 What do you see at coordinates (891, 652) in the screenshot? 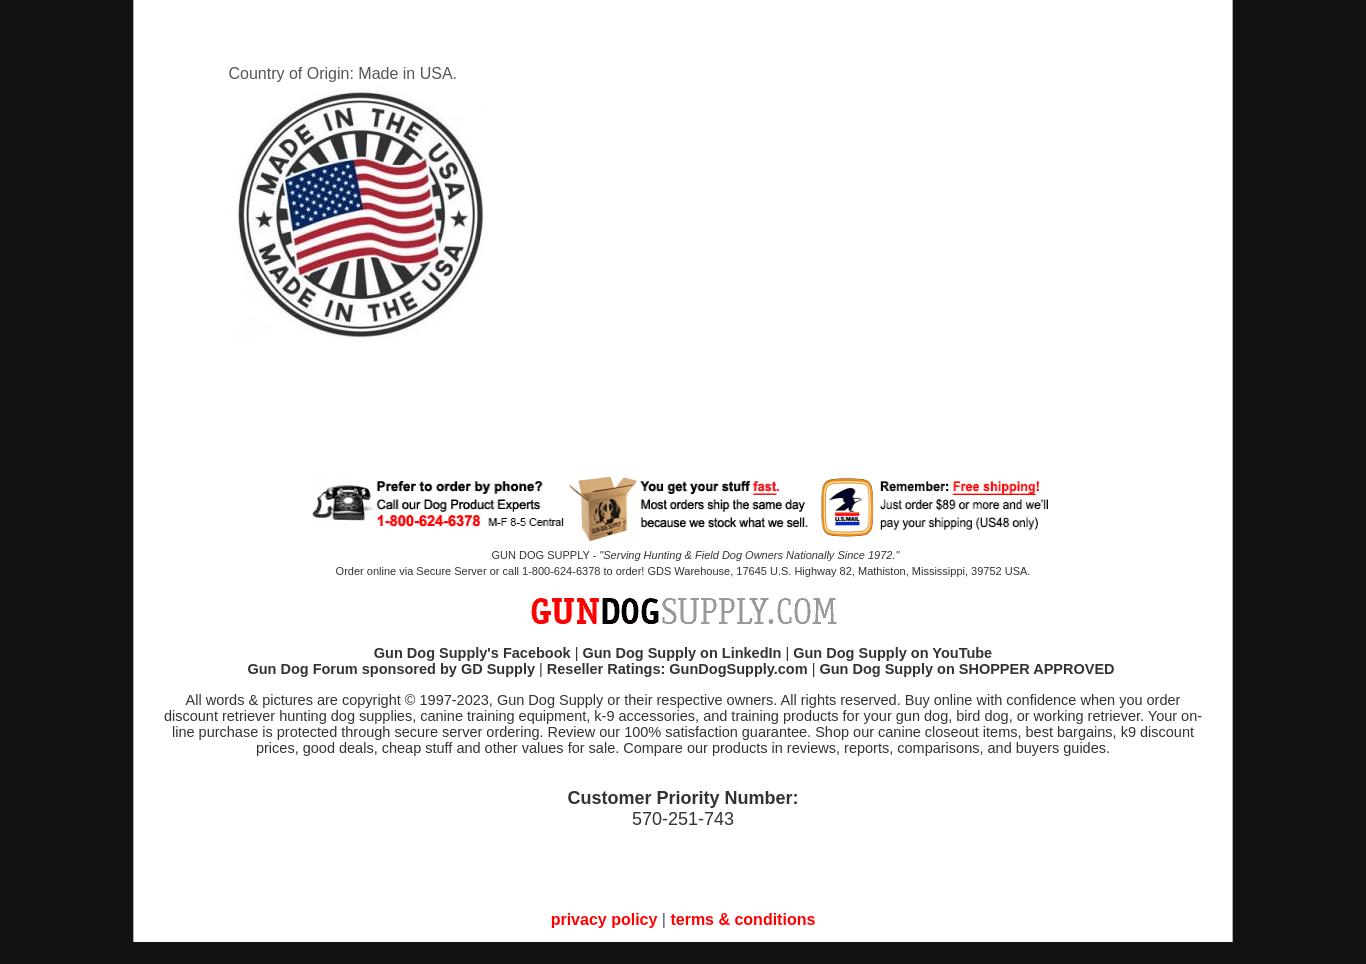
I see `'Gun Dog Supply on YouTube'` at bounding box center [891, 652].